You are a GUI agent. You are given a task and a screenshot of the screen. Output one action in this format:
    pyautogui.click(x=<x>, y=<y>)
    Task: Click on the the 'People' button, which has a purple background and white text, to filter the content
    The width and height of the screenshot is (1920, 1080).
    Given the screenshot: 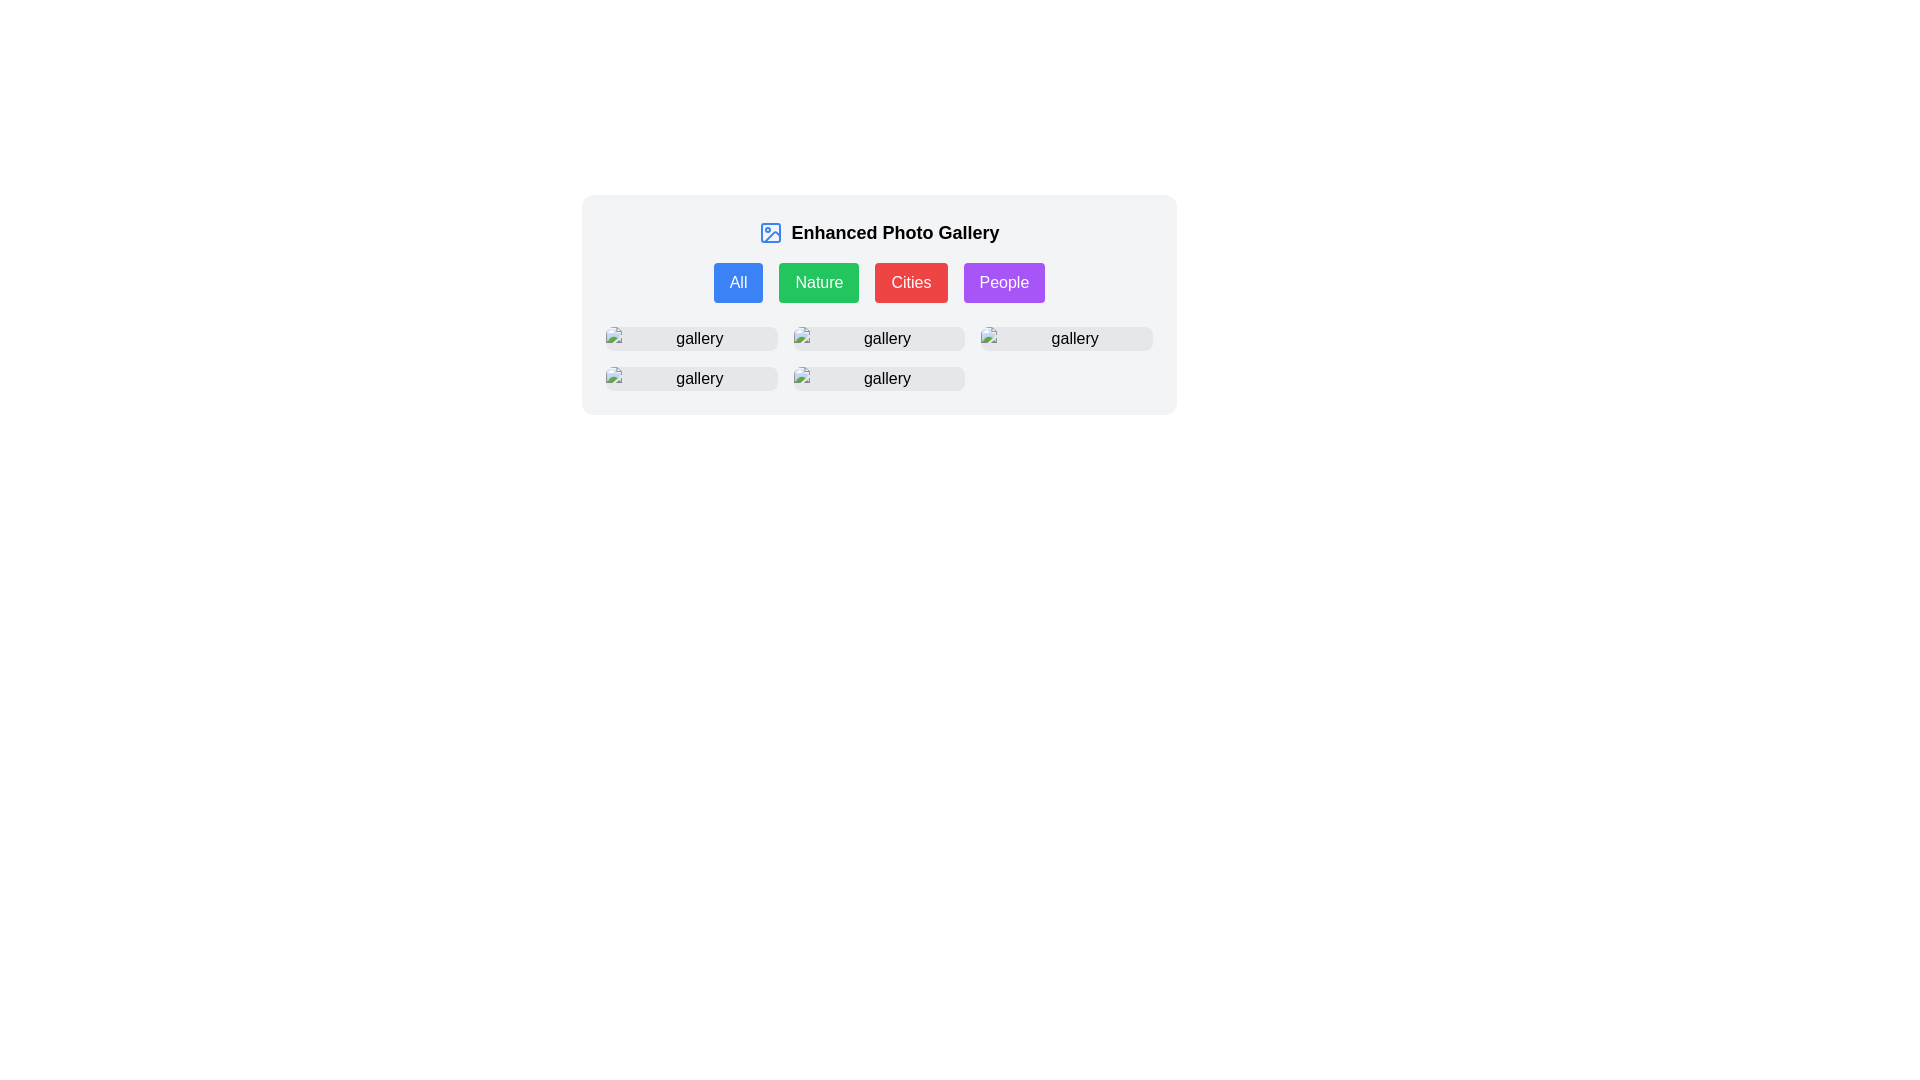 What is the action you would take?
    pyautogui.click(x=1003, y=282)
    